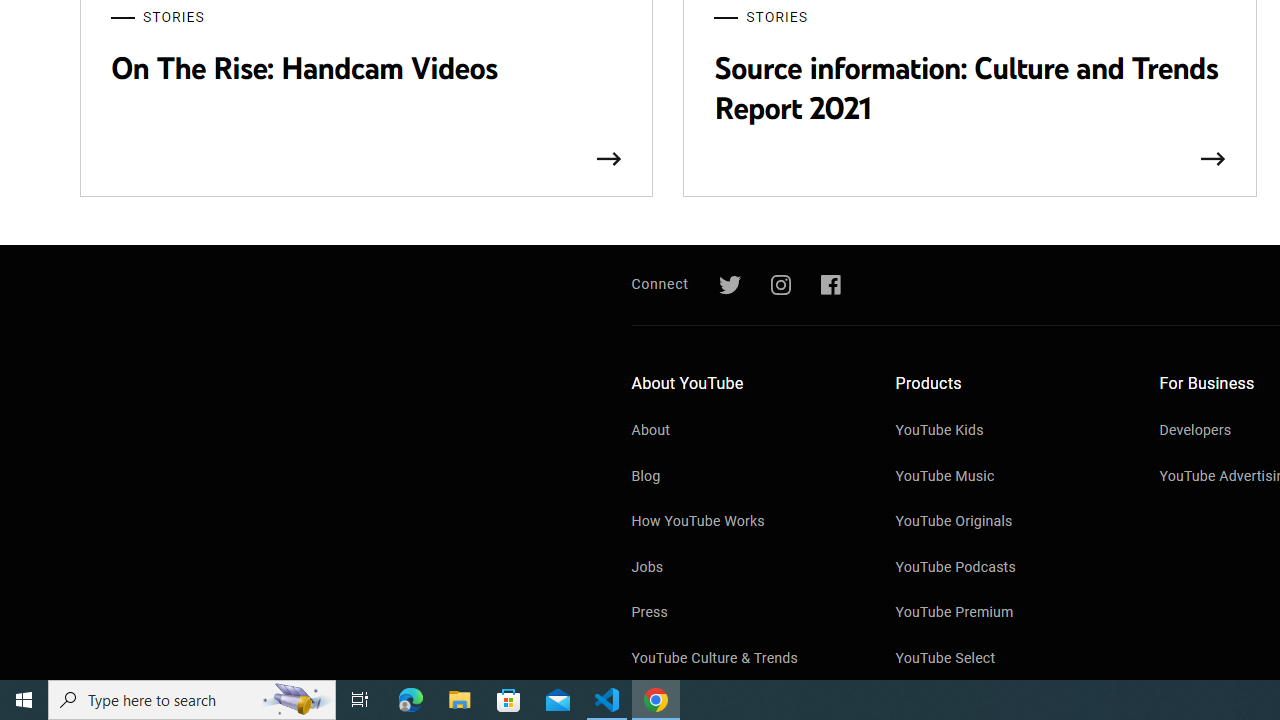 The width and height of the screenshot is (1280, 720). Describe the element at coordinates (742, 613) in the screenshot. I see `'Press'` at that location.